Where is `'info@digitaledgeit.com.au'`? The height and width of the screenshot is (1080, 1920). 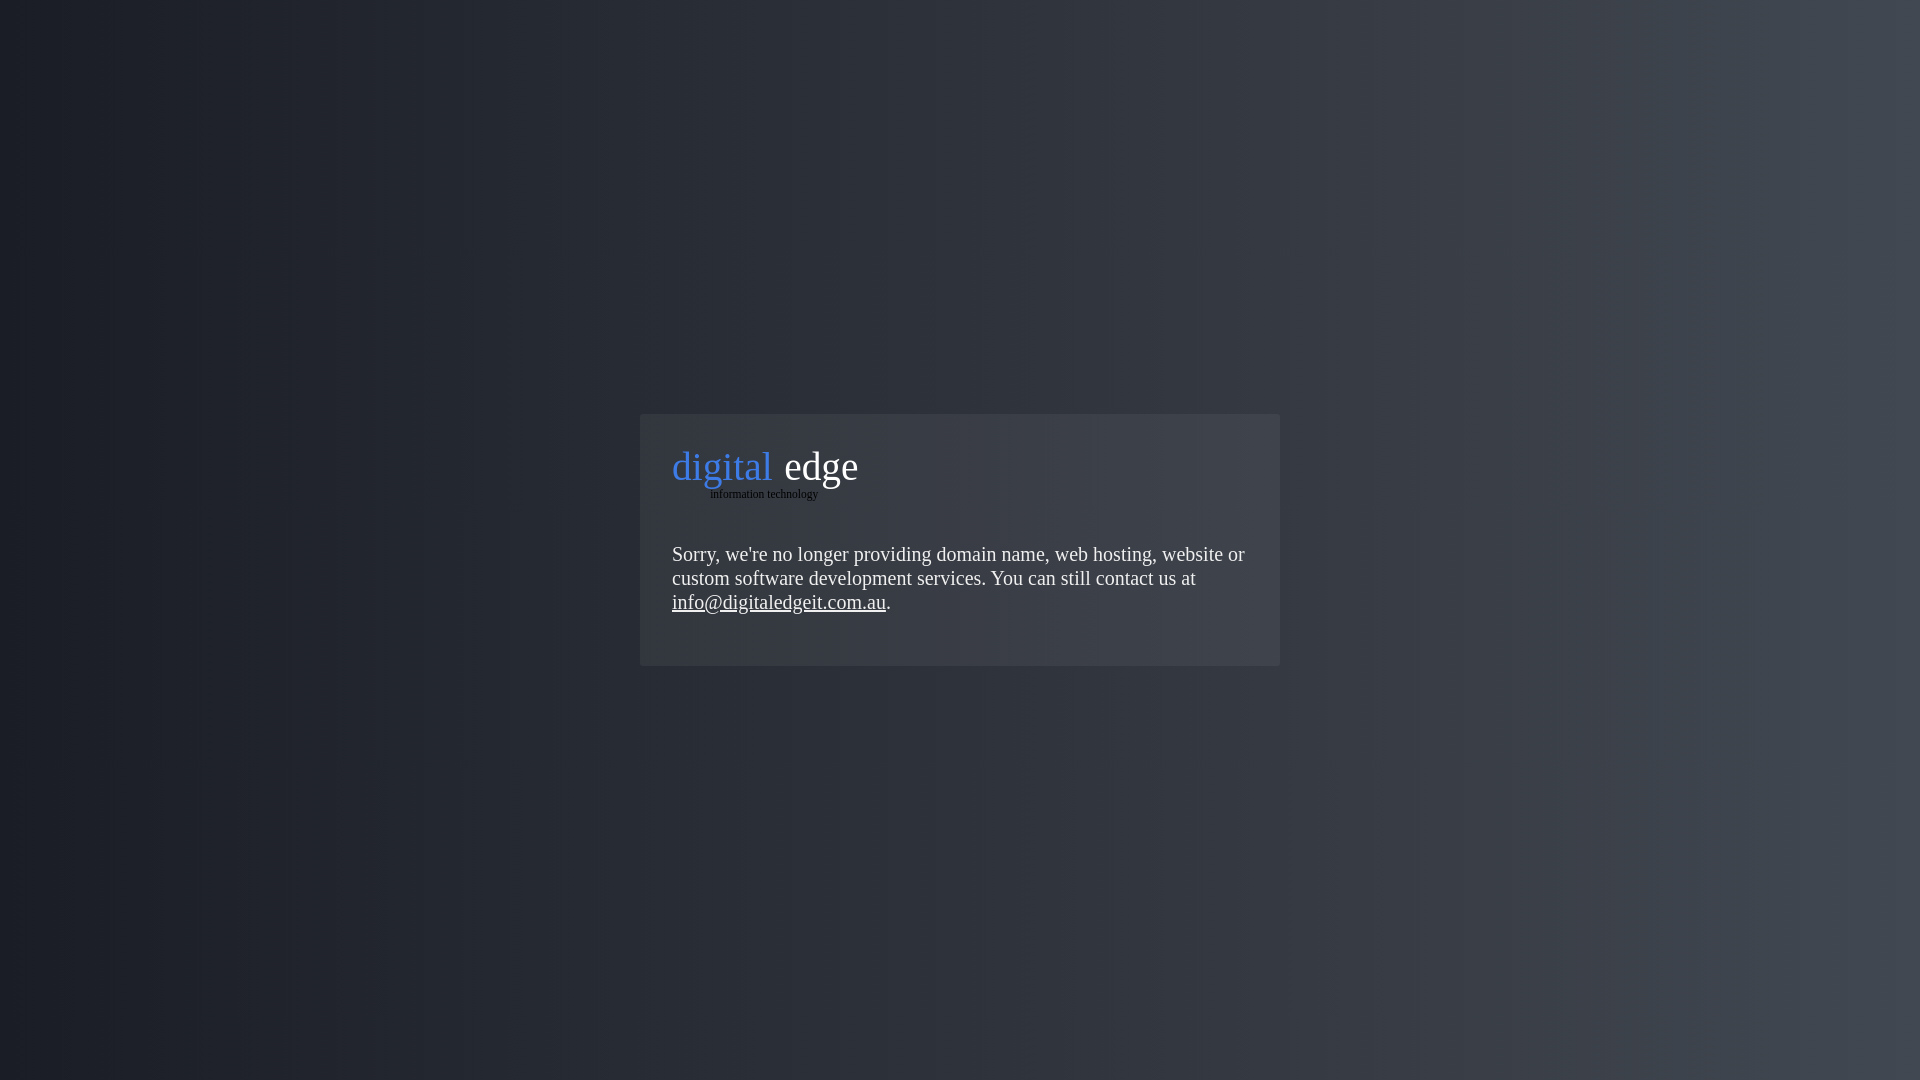 'info@digitaledgeit.com.au' is located at coordinates (777, 600).